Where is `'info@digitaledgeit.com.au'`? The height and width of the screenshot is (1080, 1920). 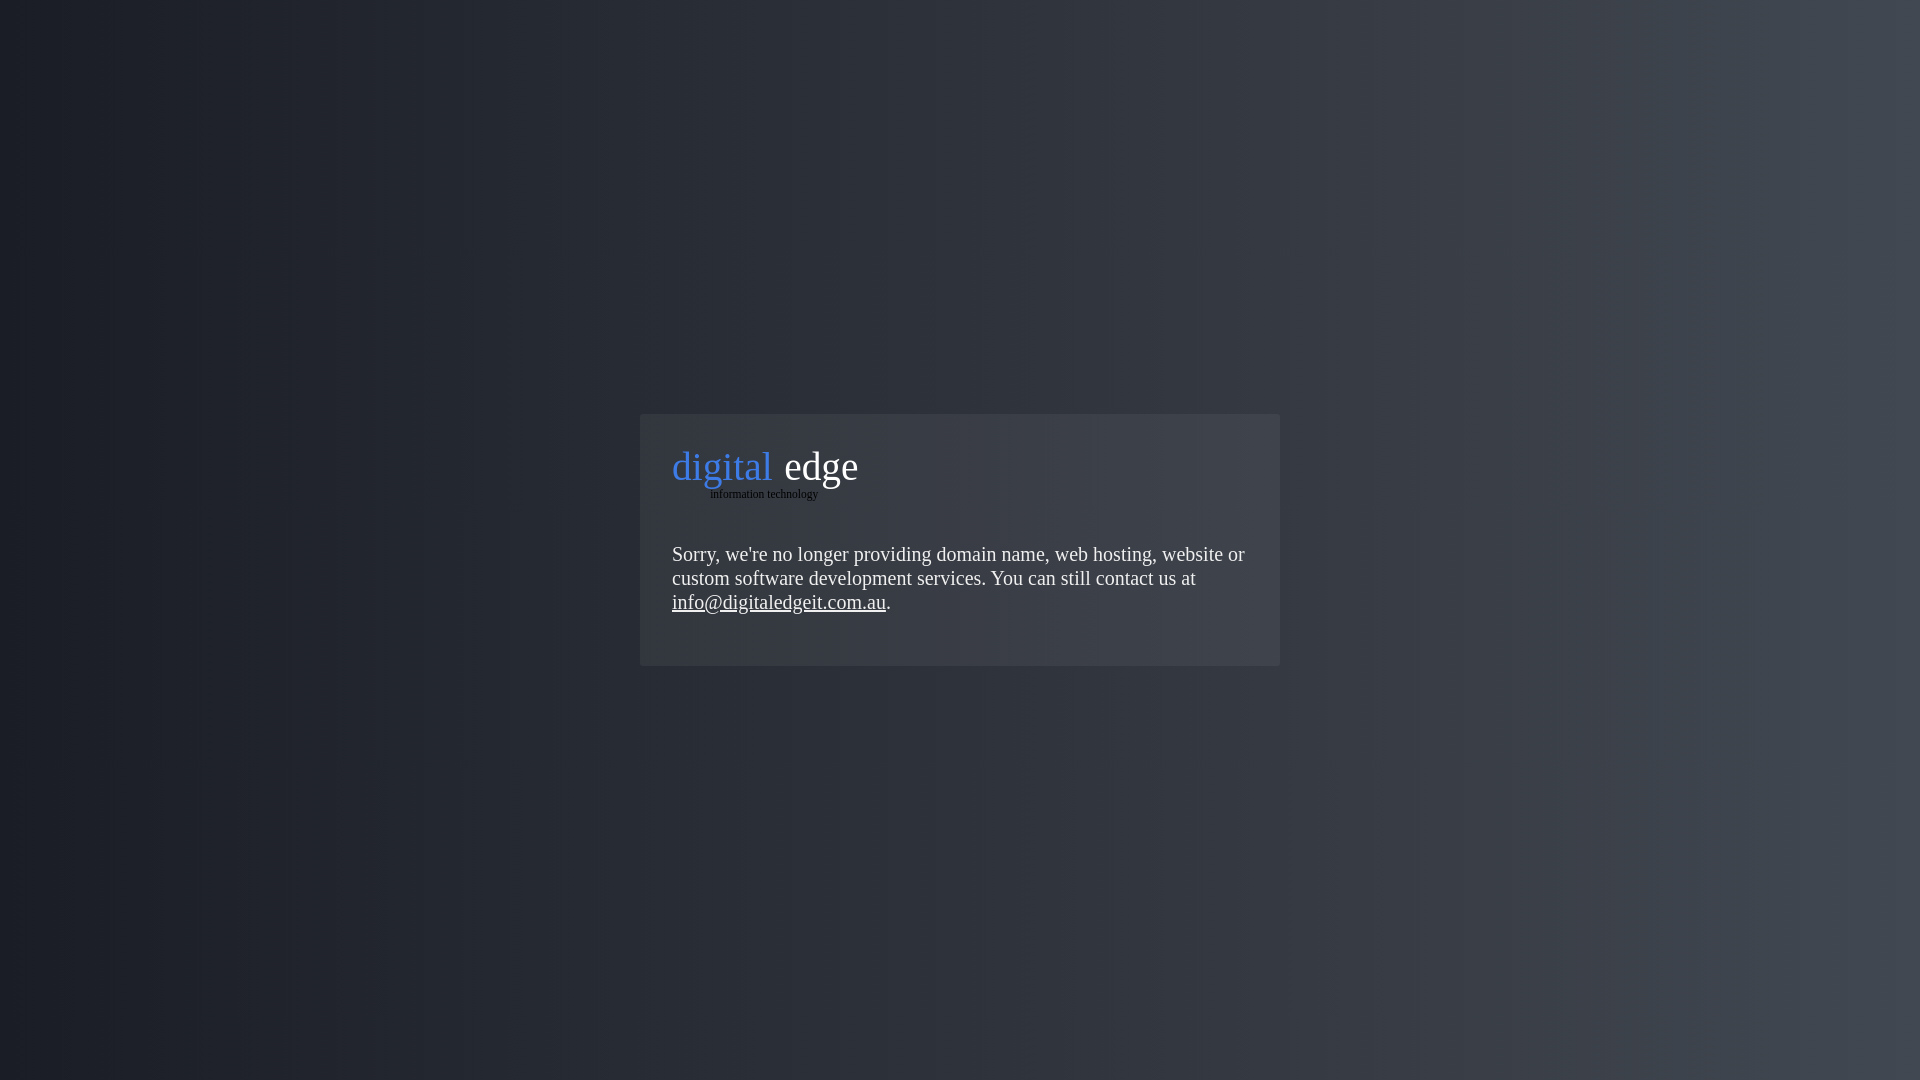 'info@digitaledgeit.com.au' is located at coordinates (777, 600).